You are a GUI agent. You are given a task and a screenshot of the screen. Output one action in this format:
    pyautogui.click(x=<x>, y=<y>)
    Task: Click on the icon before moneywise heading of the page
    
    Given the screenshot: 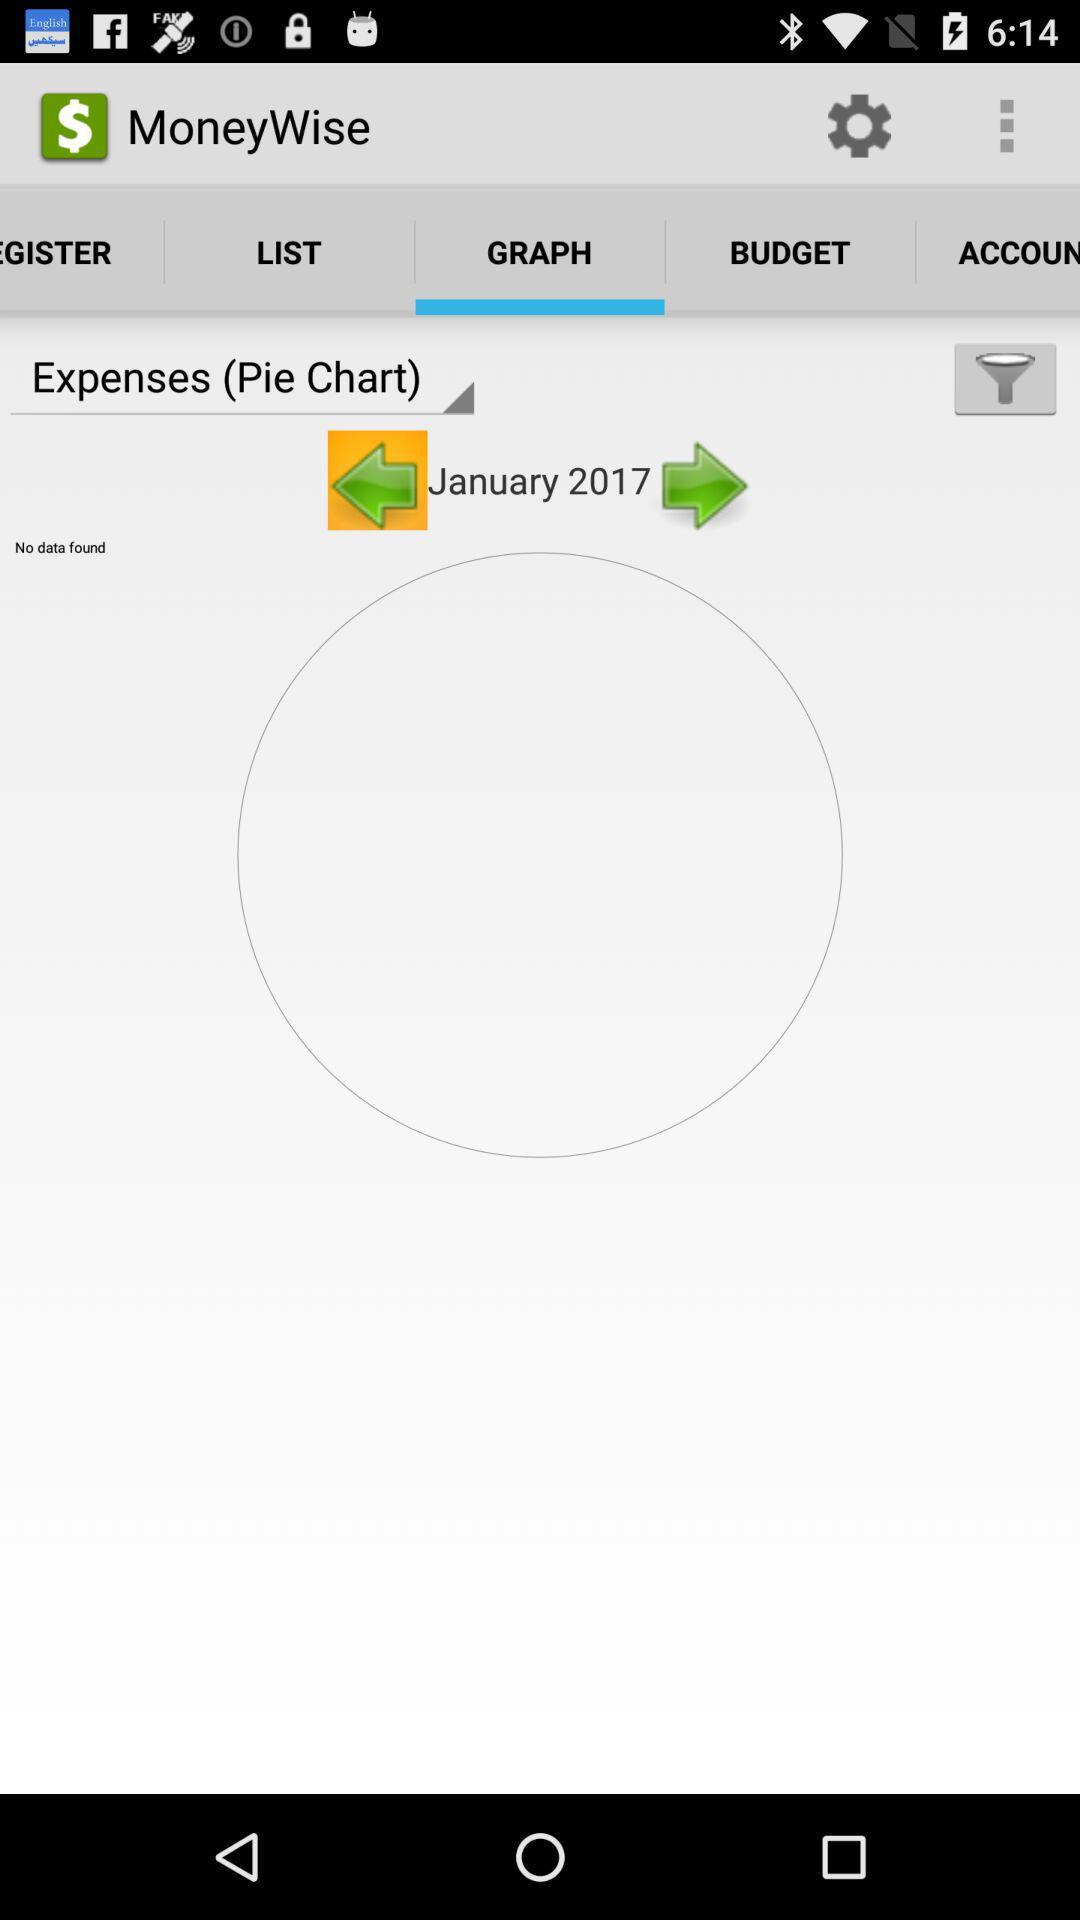 What is the action you would take?
    pyautogui.click(x=72, y=124)
    